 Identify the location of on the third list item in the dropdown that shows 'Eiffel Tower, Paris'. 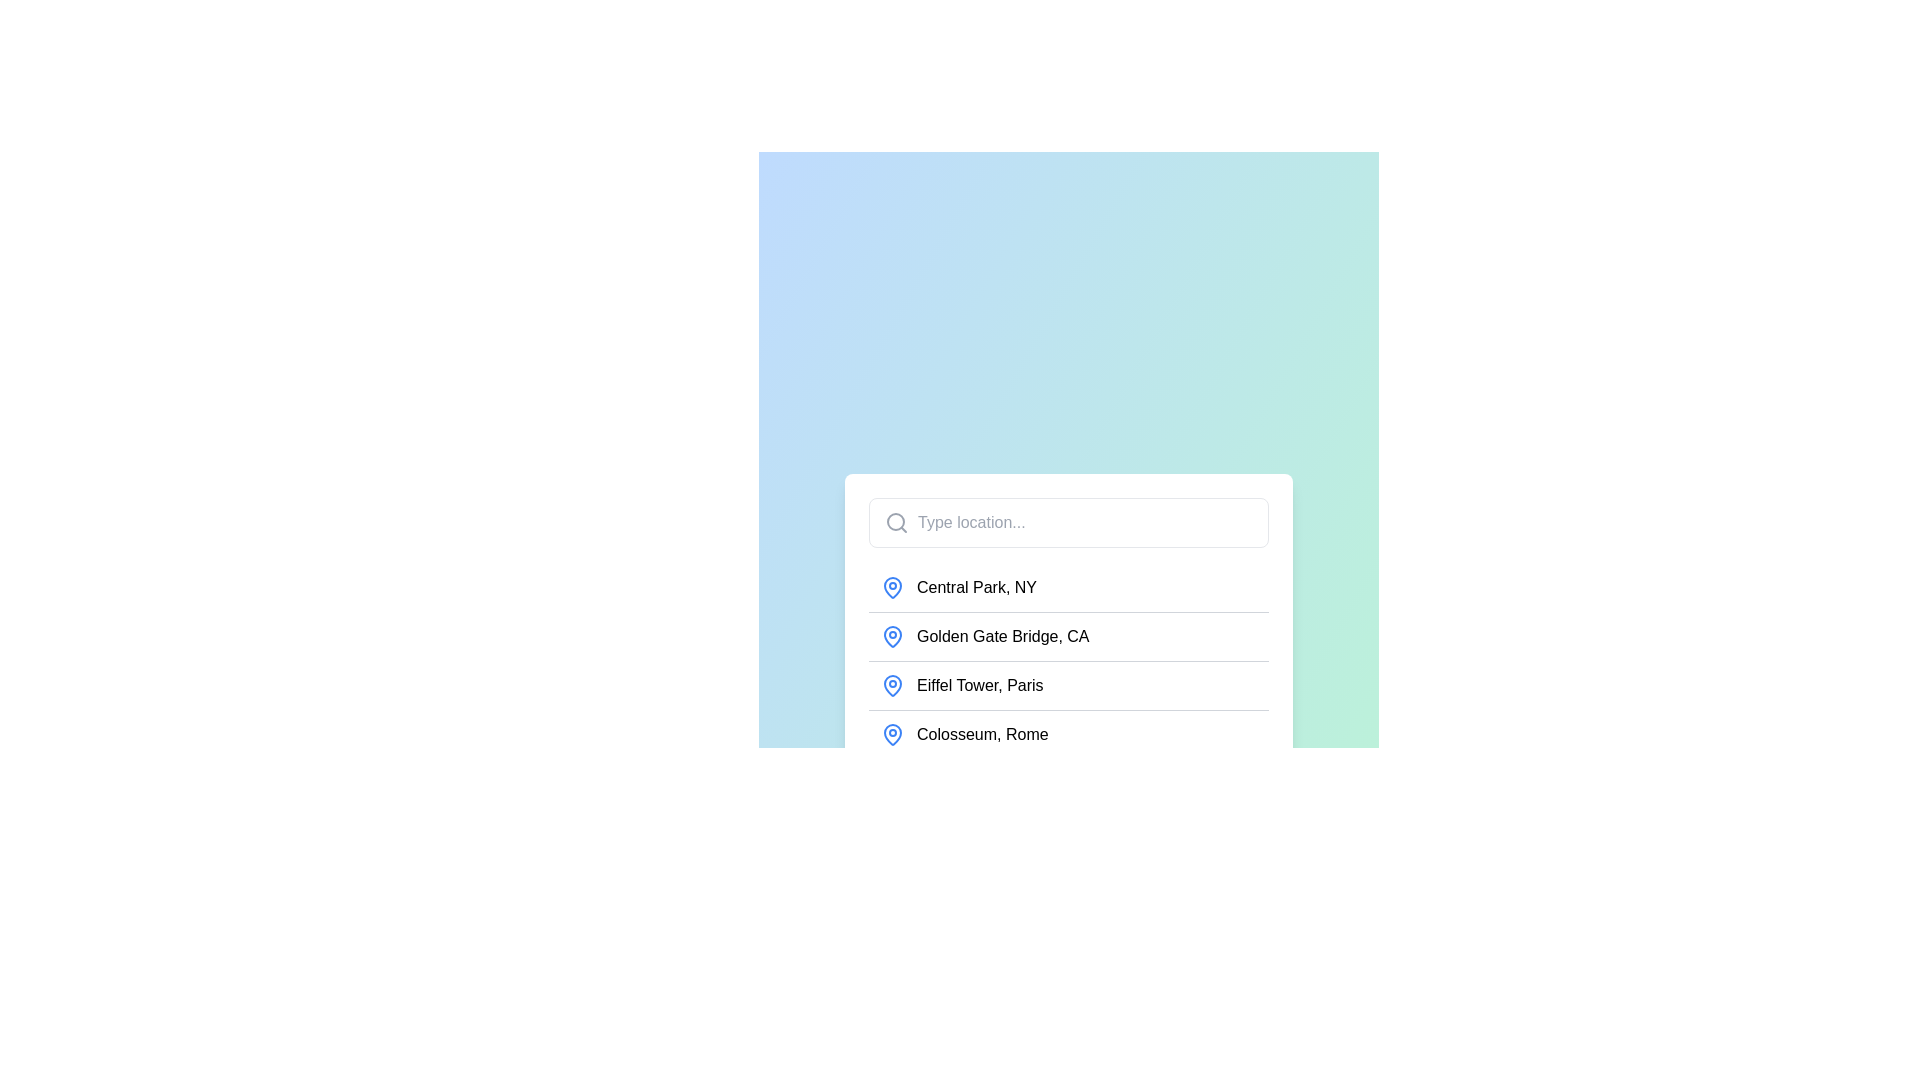
(1068, 684).